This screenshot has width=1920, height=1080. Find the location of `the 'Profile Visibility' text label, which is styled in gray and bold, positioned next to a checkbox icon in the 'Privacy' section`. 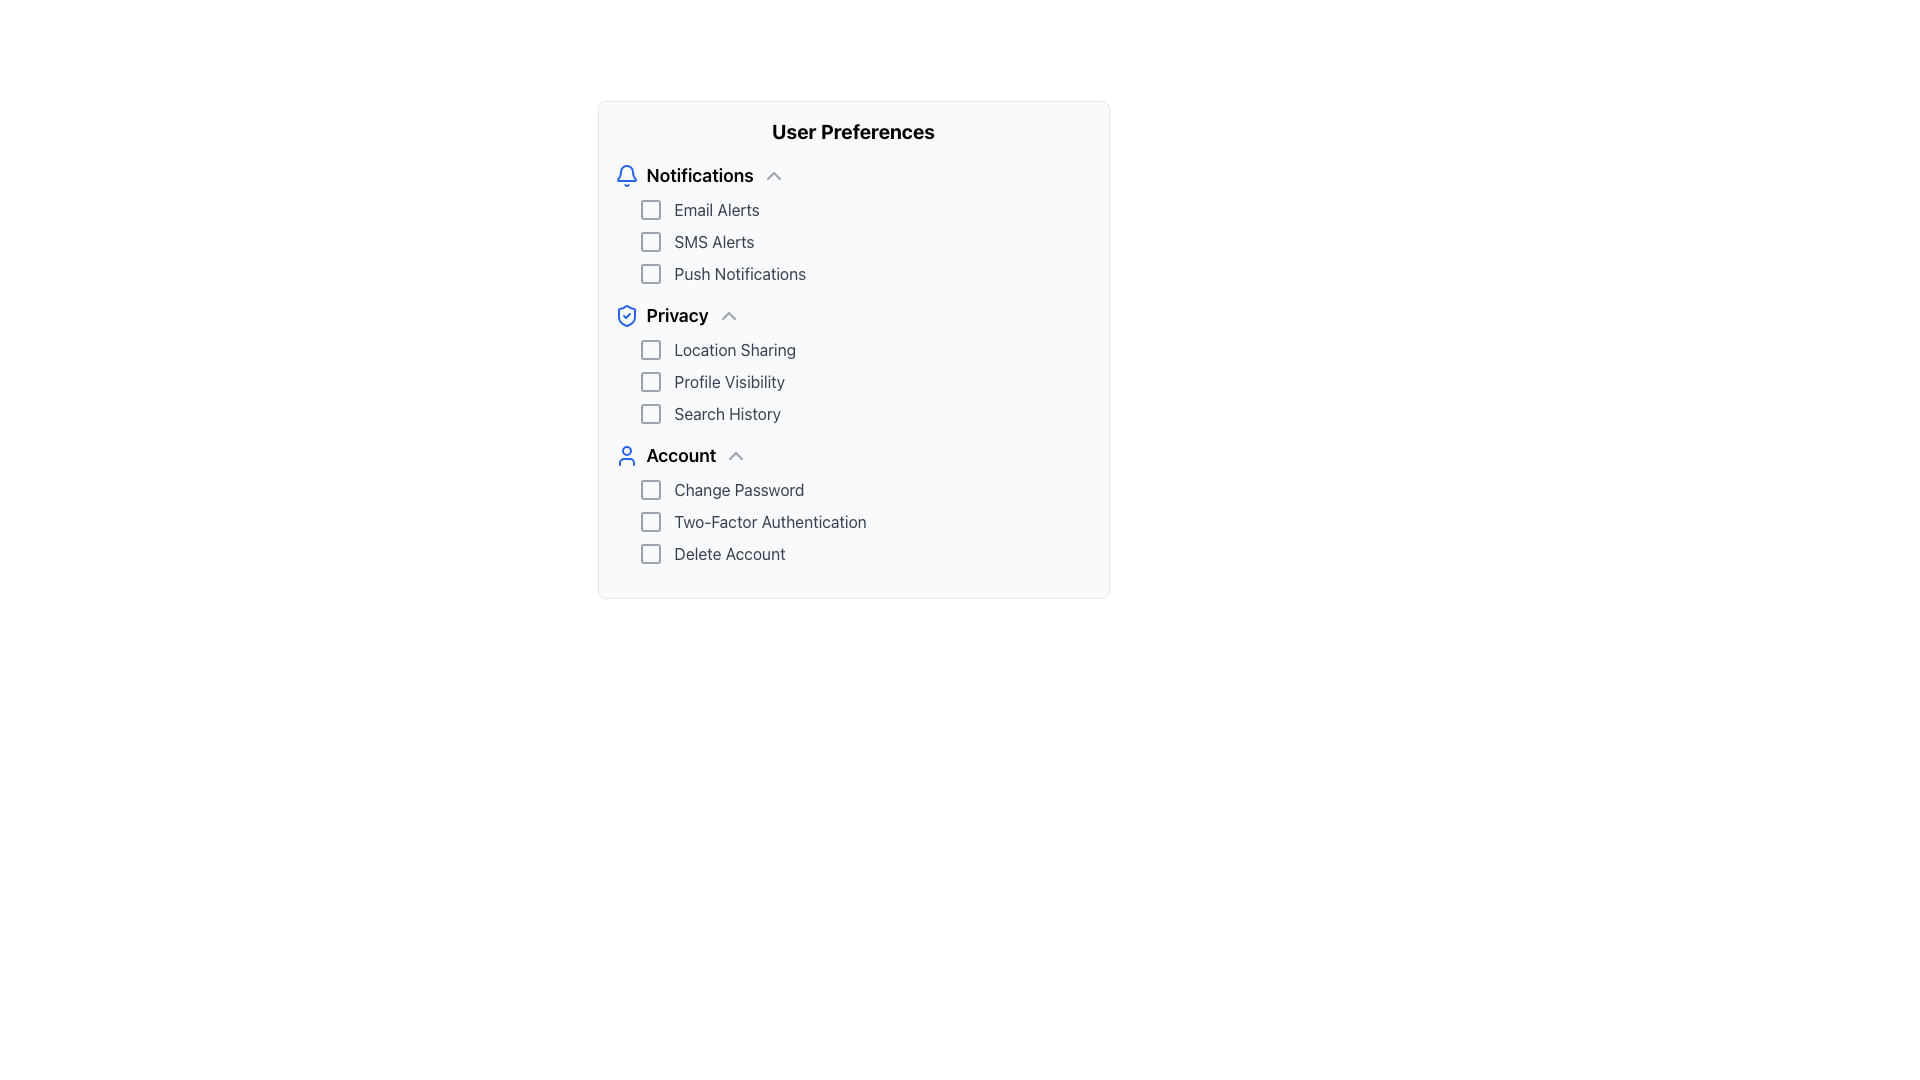

the 'Profile Visibility' text label, which is styled in gray and bold, positioned next to a checkbox icon in the 'Privacy' section is located at coordinates (728, 381).